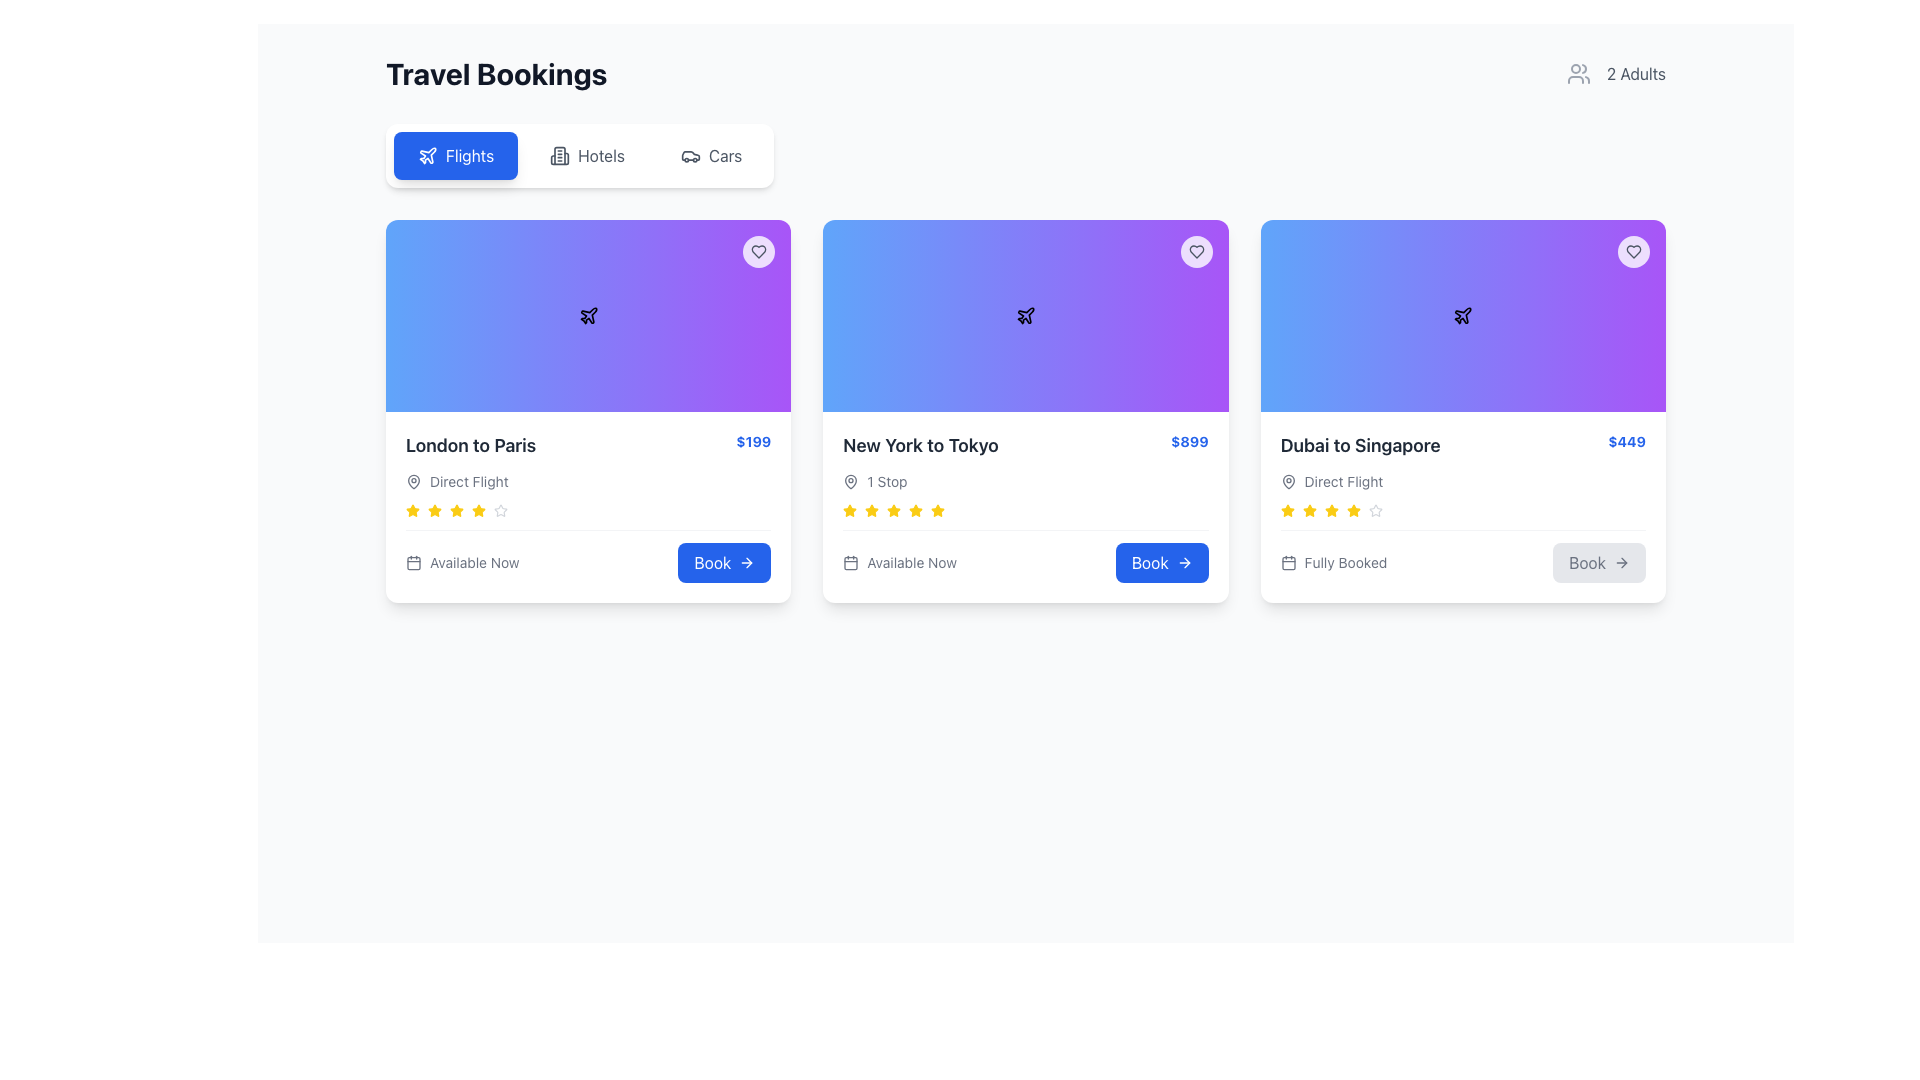 The width and height of the screenshot is (1920, 1080). Describe the element at coordinates (1287, 509) in the screenshot. I see `the leftmost star icon representing the rating for the travel option from 'New York to Tokyo'` at that location.